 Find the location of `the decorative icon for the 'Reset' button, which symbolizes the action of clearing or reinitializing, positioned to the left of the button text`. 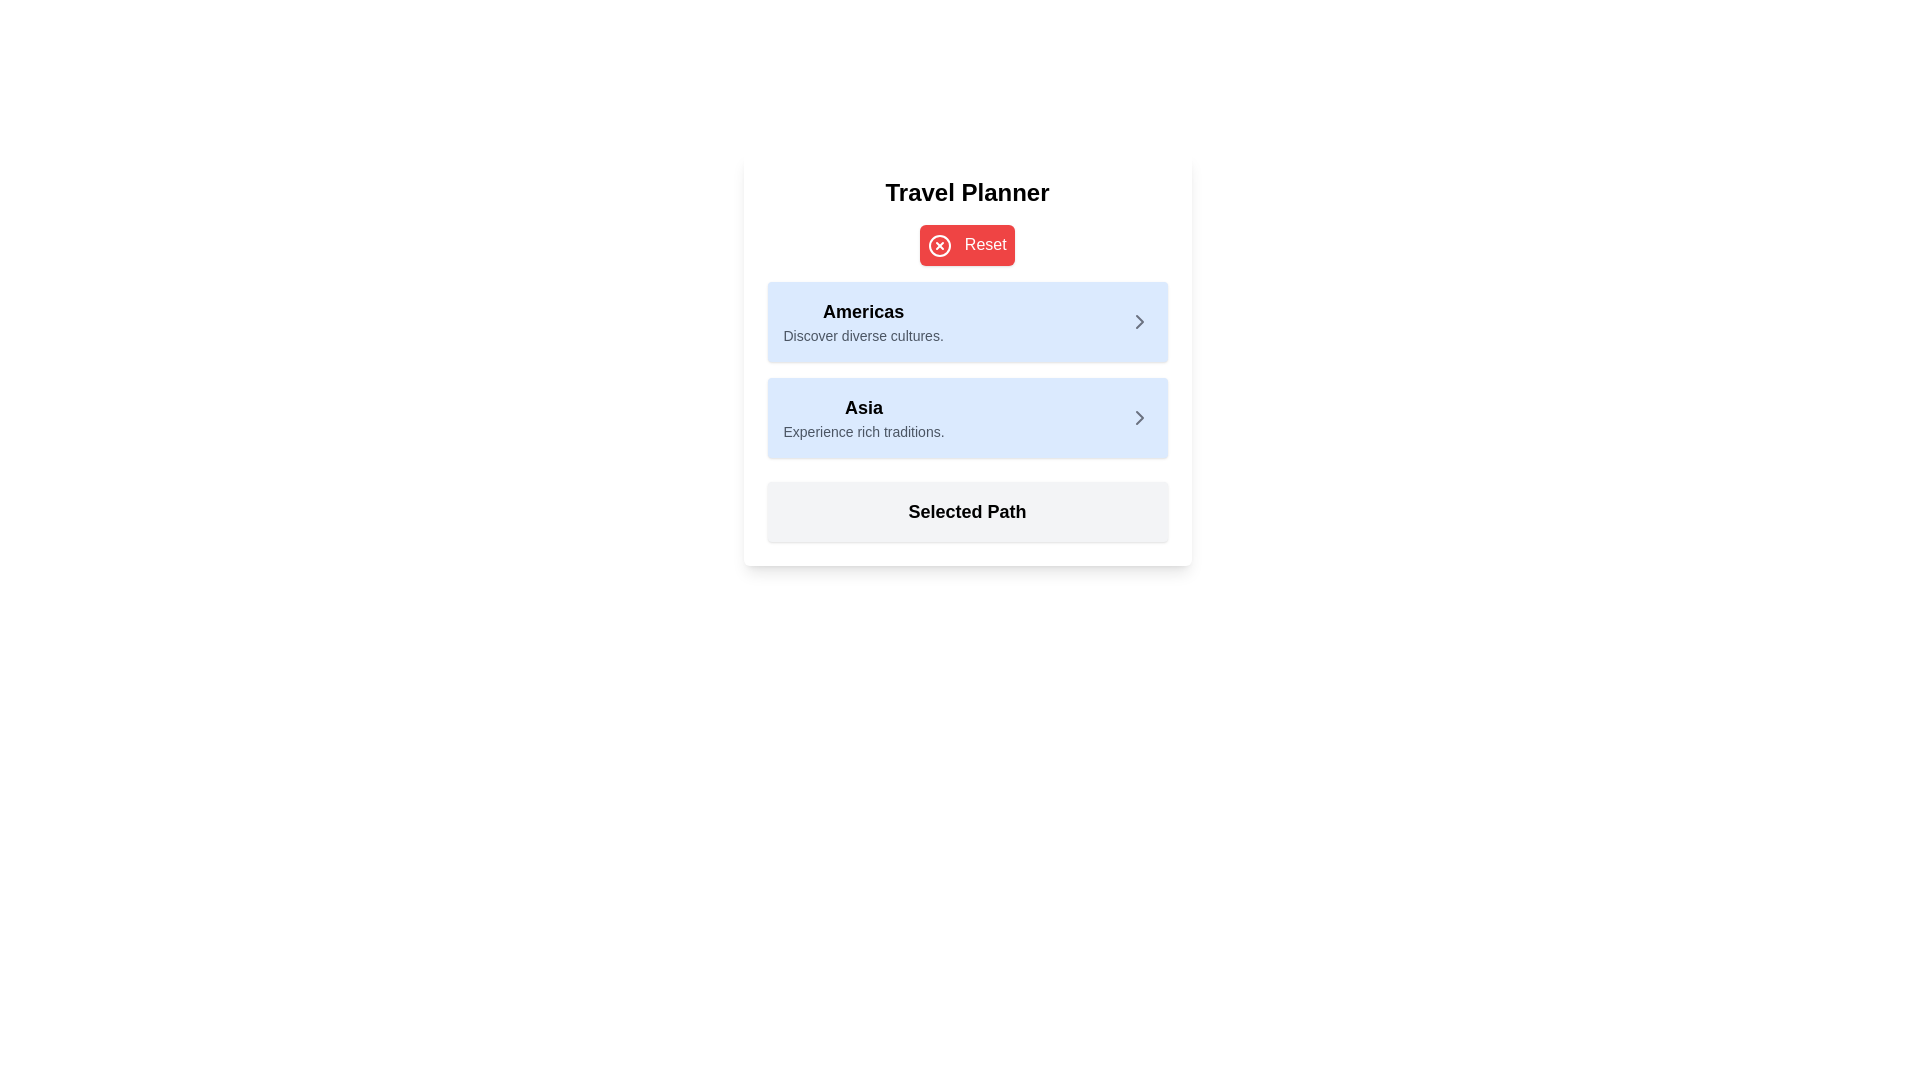

the decorative icon for the 'Reset' button, which symbolizes the action of clearing or reinitializing, positioned to the left of the button text is located at coordinates (939, 244).